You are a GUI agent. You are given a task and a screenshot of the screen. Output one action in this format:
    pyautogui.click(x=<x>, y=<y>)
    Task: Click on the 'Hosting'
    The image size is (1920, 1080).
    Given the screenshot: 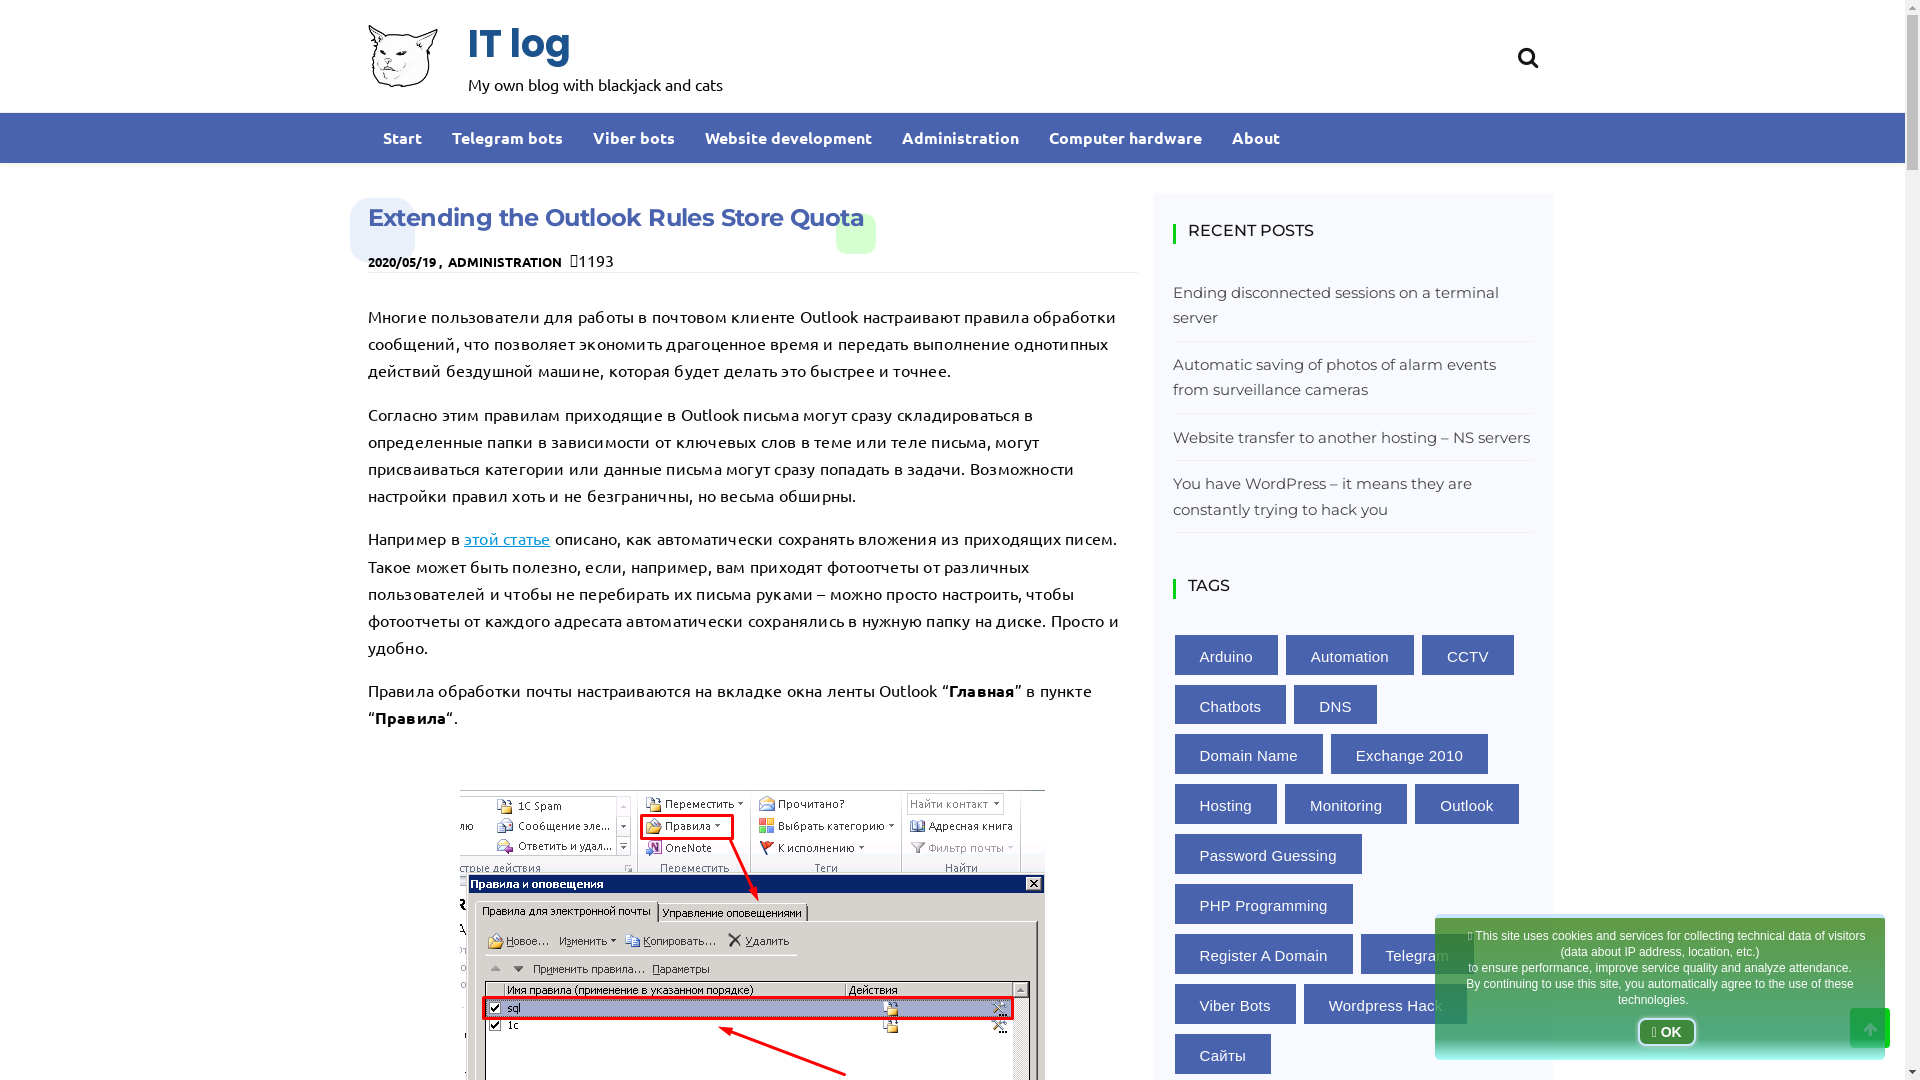 What is the action you would take?
    pyautogui.click(x=1223, y=802)
    